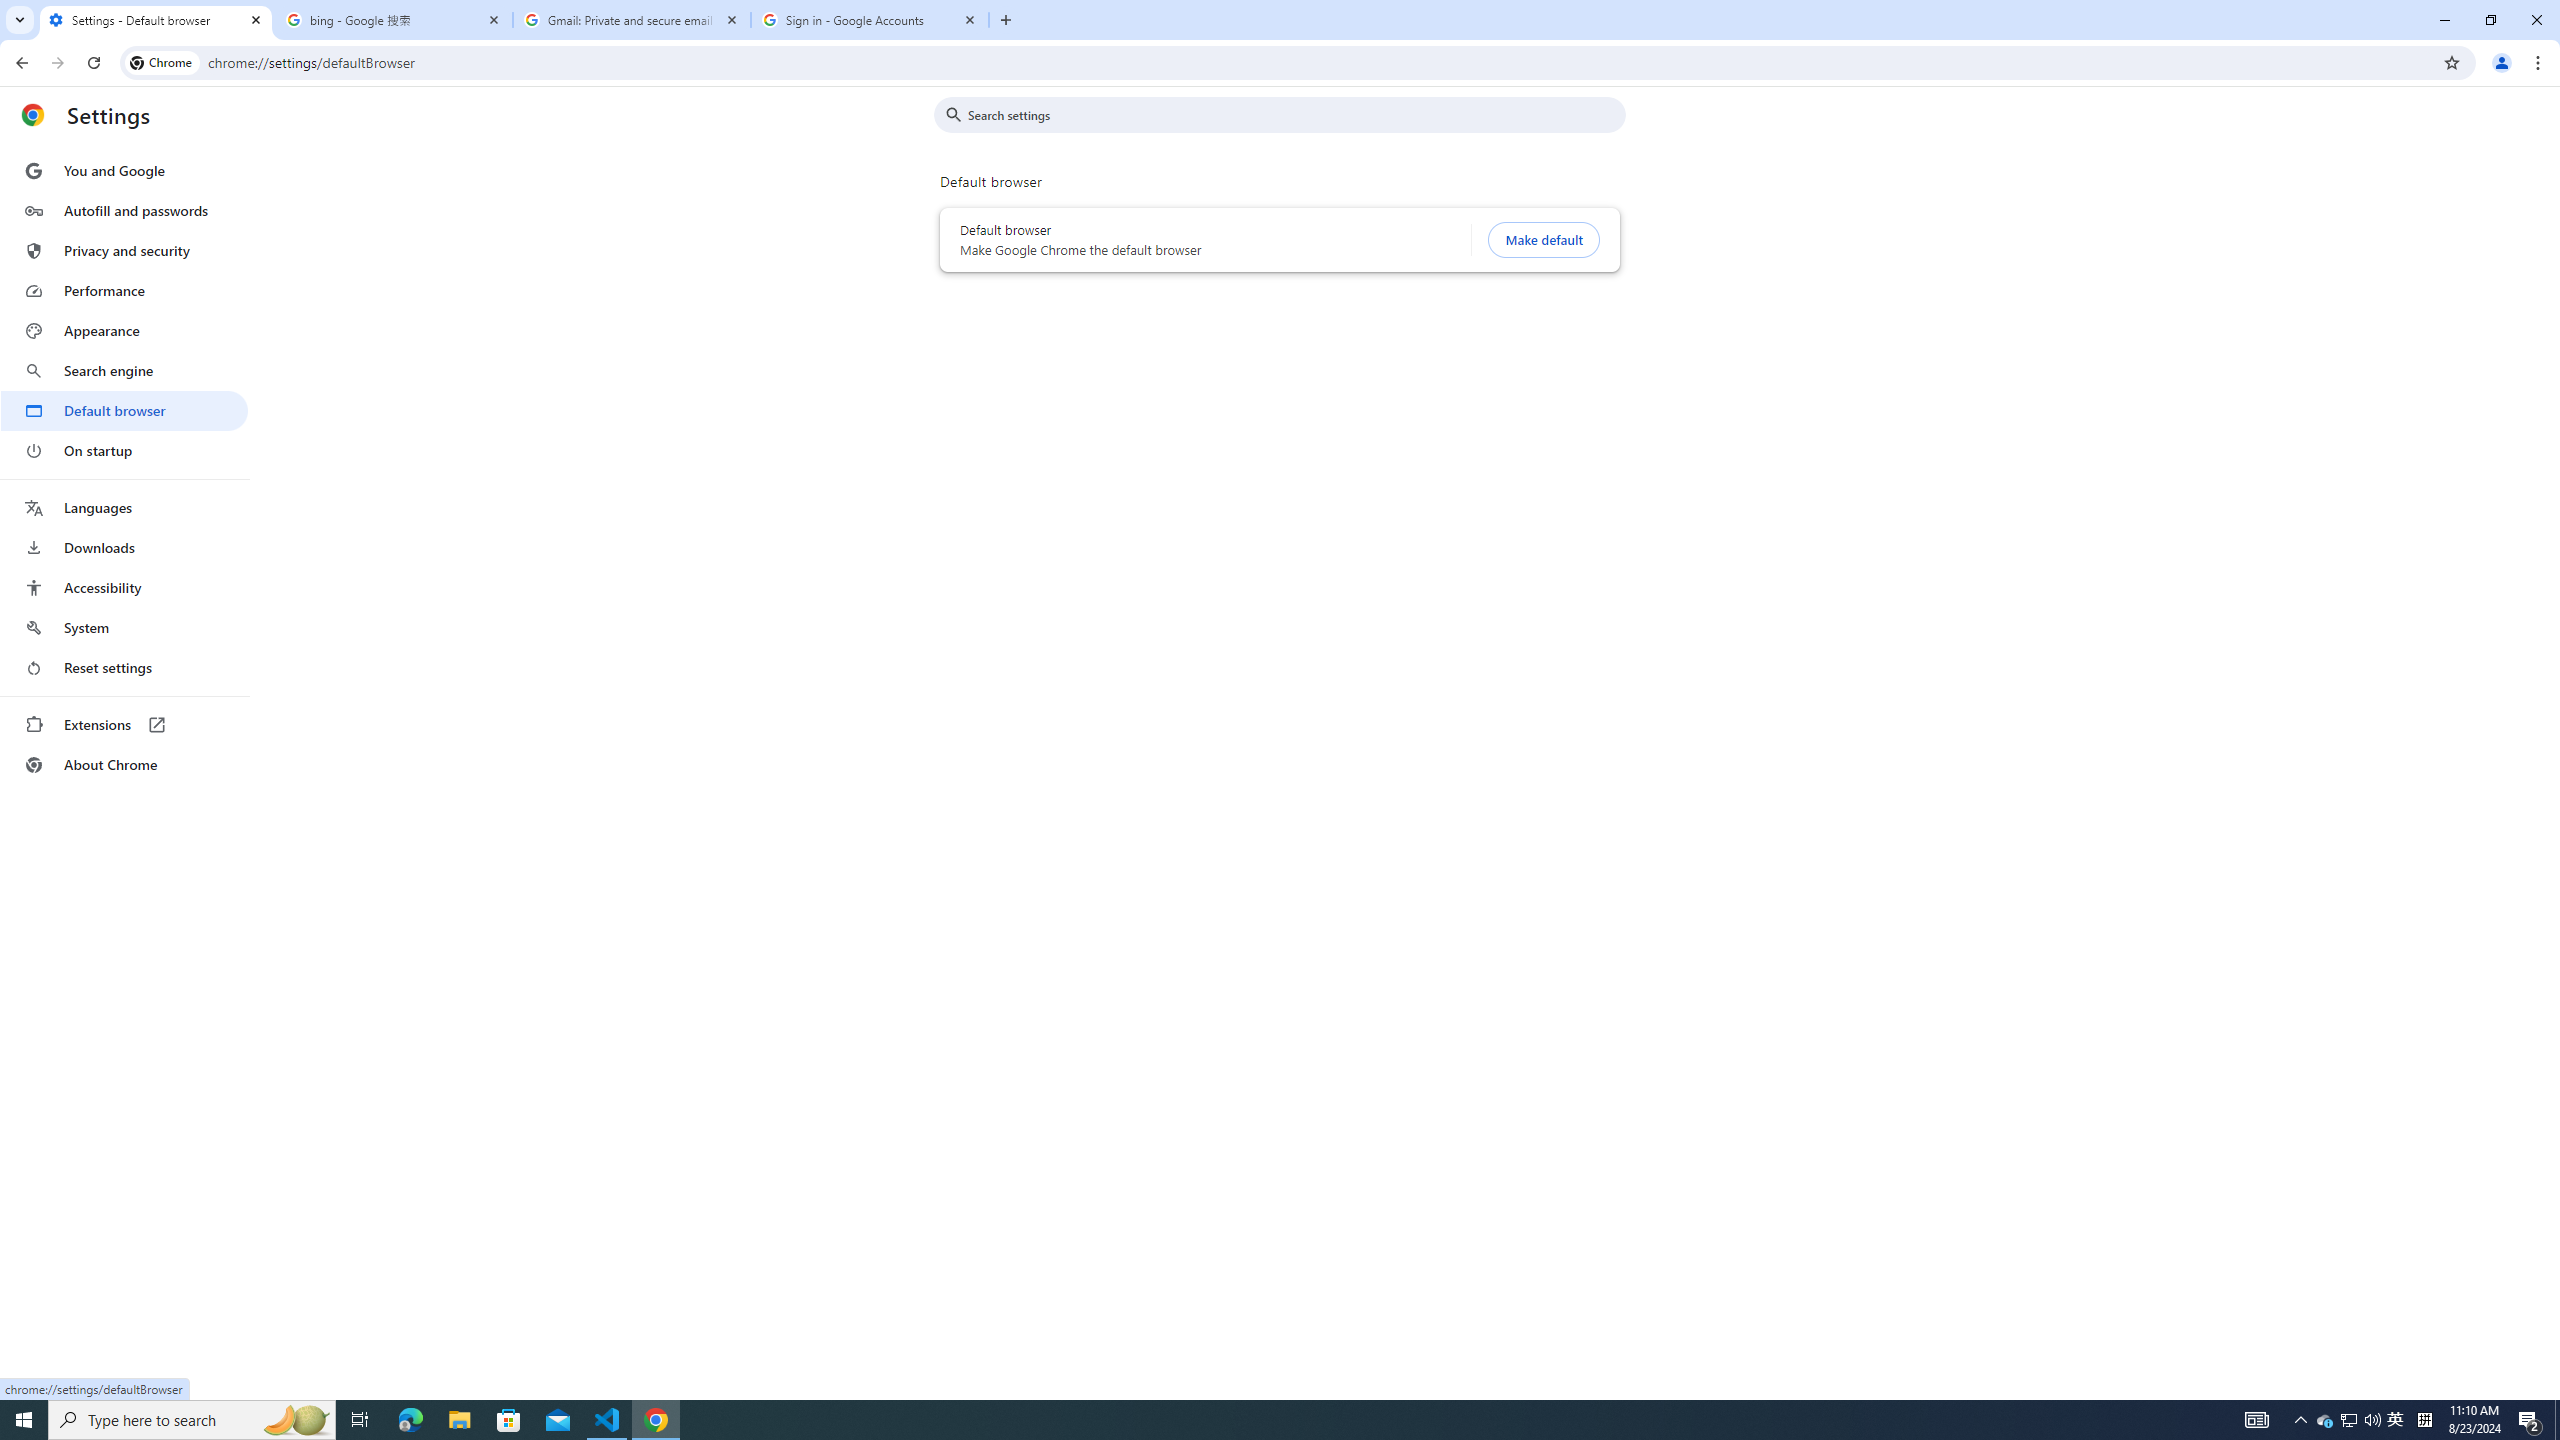 This screenshot has height=1440, width=2560. What do you see at coordinates (1293, 114) in the screenshot?
I see `'Search settings'` at bounding box center [1293, 114].